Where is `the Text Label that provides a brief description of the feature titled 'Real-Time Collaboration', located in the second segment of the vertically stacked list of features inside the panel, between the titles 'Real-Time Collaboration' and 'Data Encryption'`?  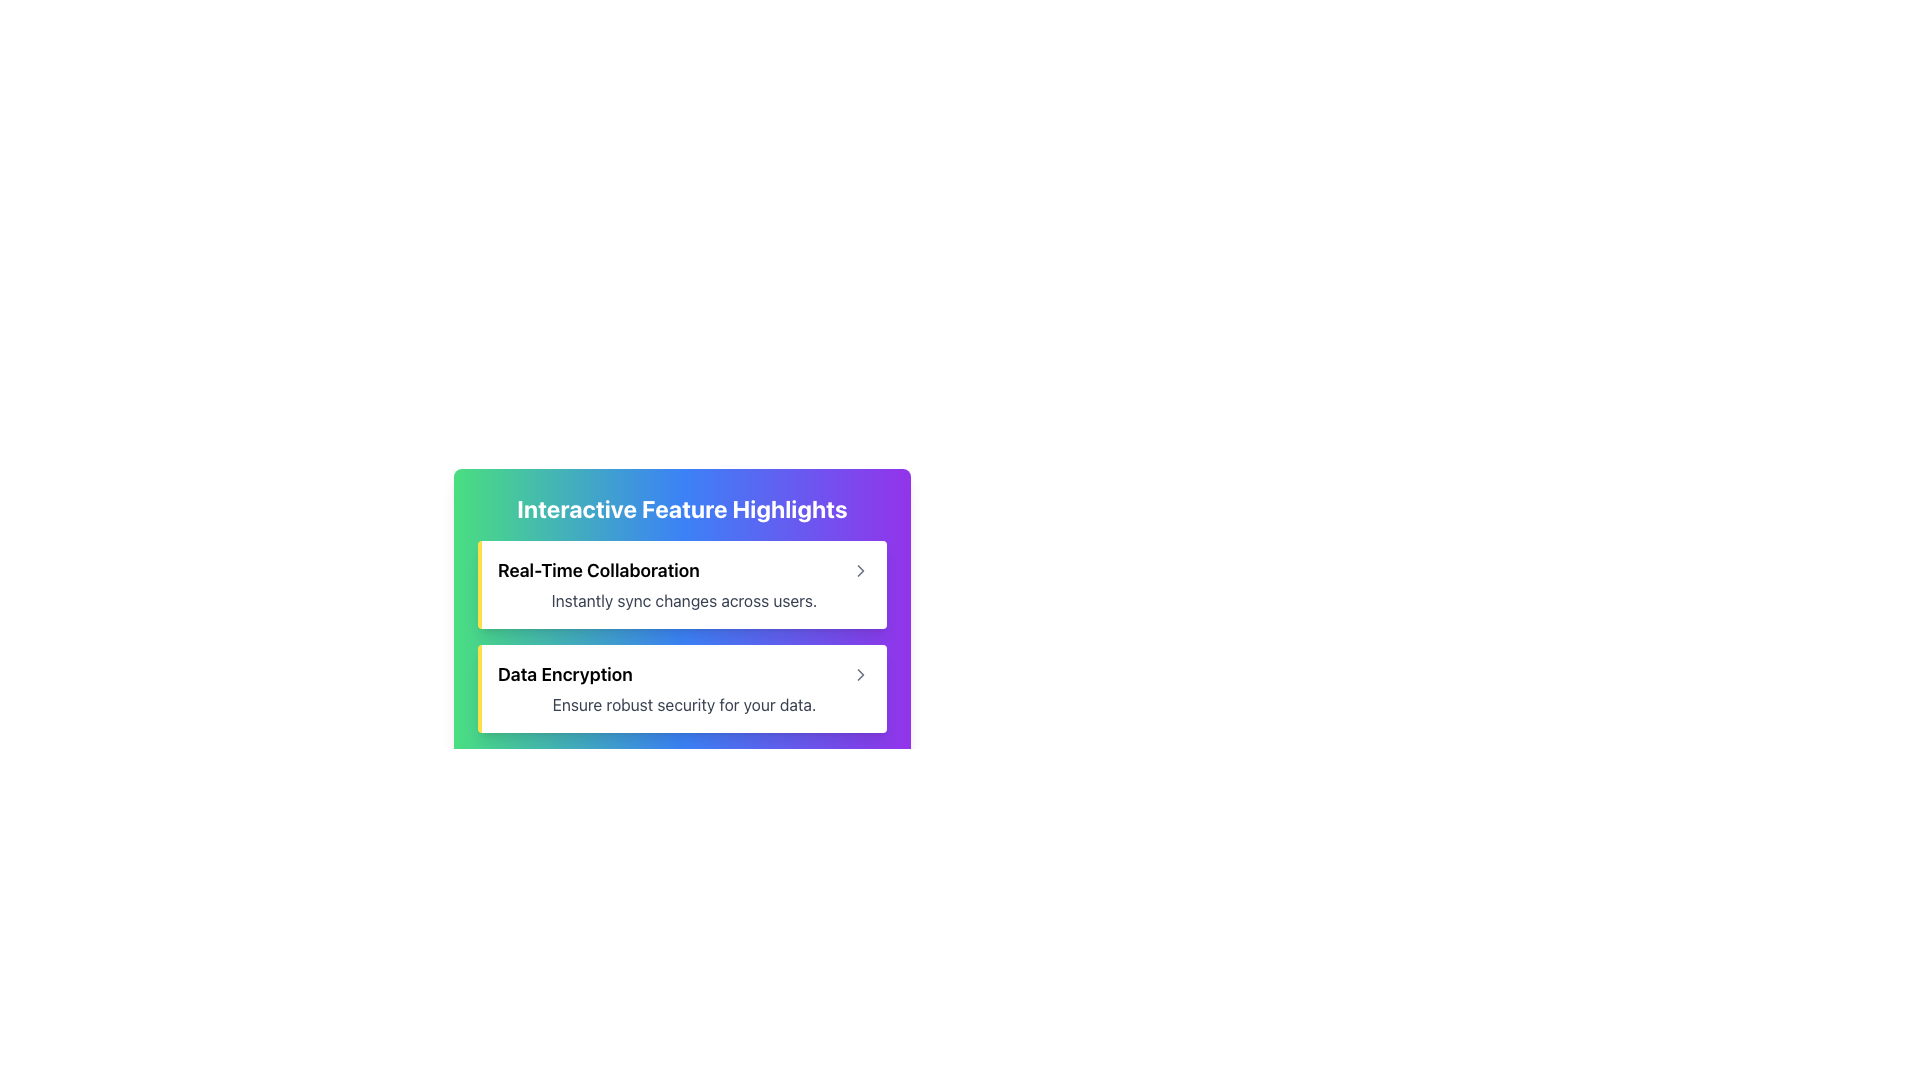
the Text Label that provides a brief description of the feature titled 'Real-Time Collaboration', located in the second segment of the vertically stacked list of features inside the panel, between the titles 'Real-Time Collaboration' and 'Data Encryption' is located at coordinates (684, 600).